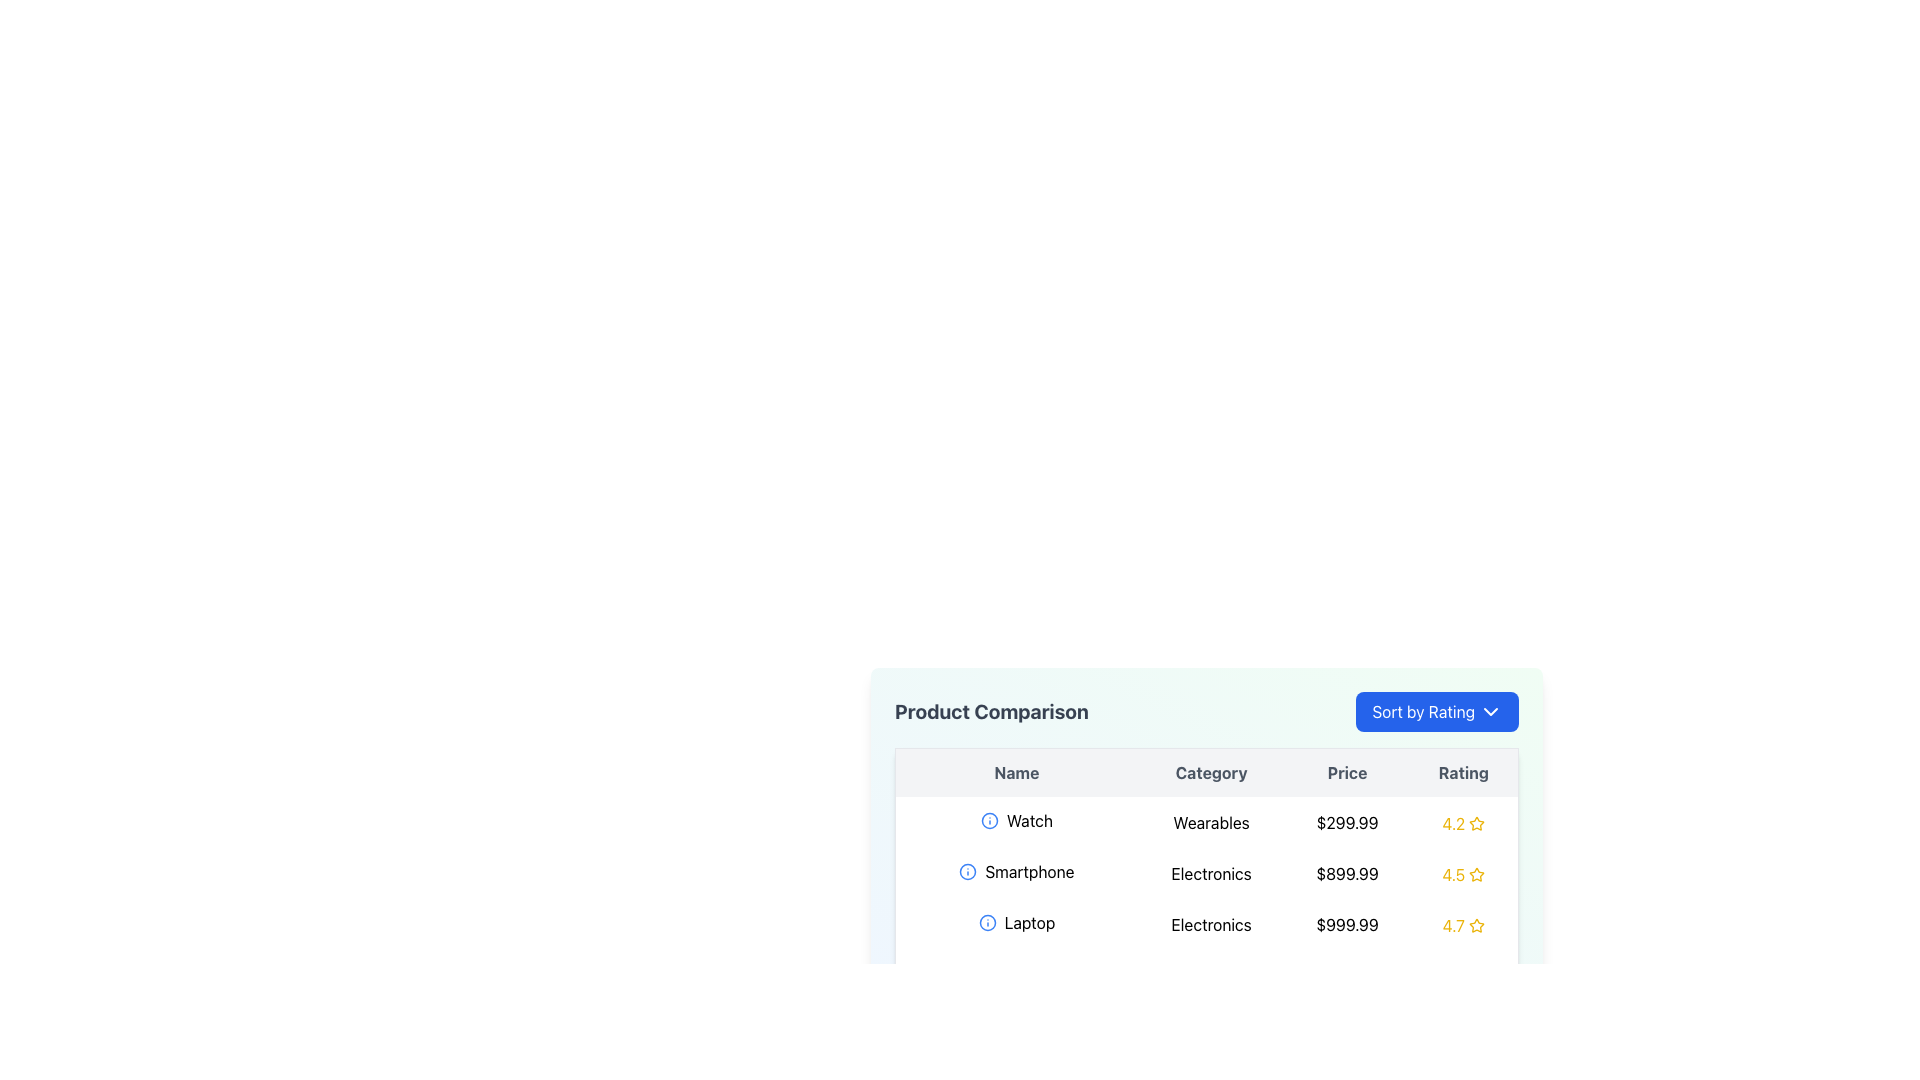 The image size is (1920, 1080). What do you see at coordinates (1016, 870) in the screenshot?
I see `the Text Label displaying 'Smartphone' located in the second row of the table under the 'Name' column` at bounding box center [1016, 870].